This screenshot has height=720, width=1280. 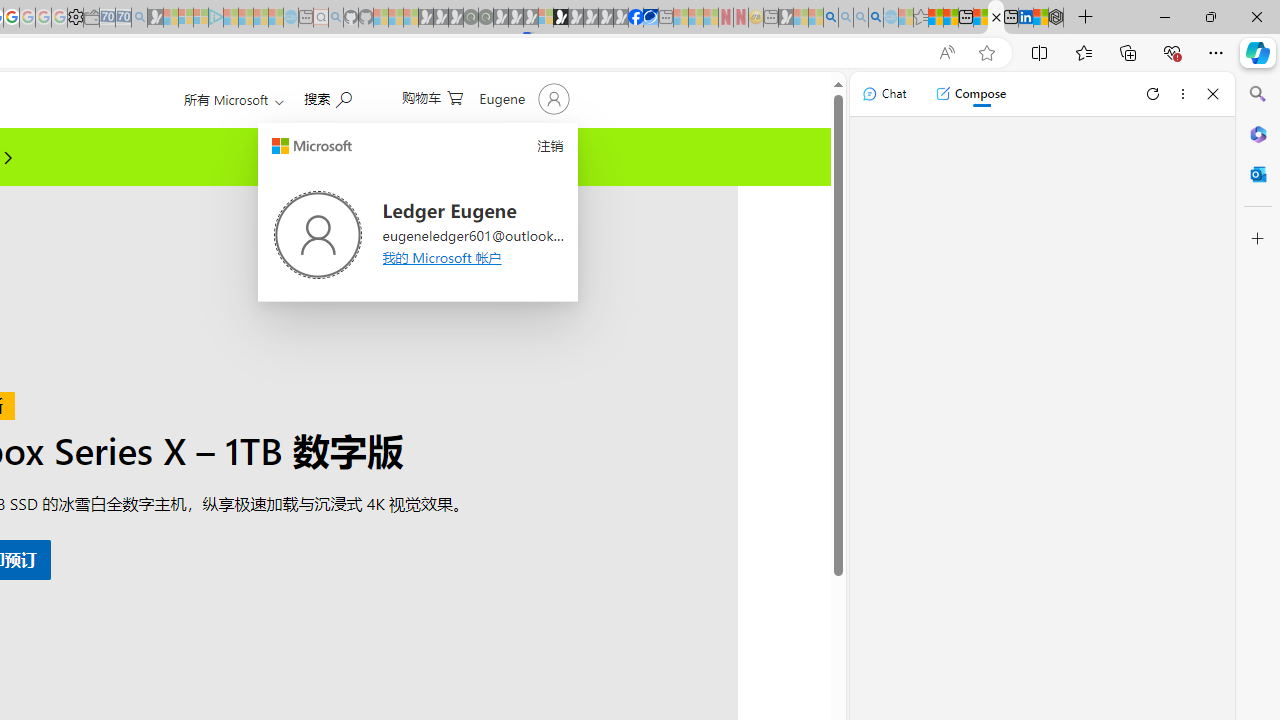 What do you see at coordinates (1215, 51) in the screenshot?
I see `'Settings and more (Alt+F)'` at bounding box center [1215, 51].